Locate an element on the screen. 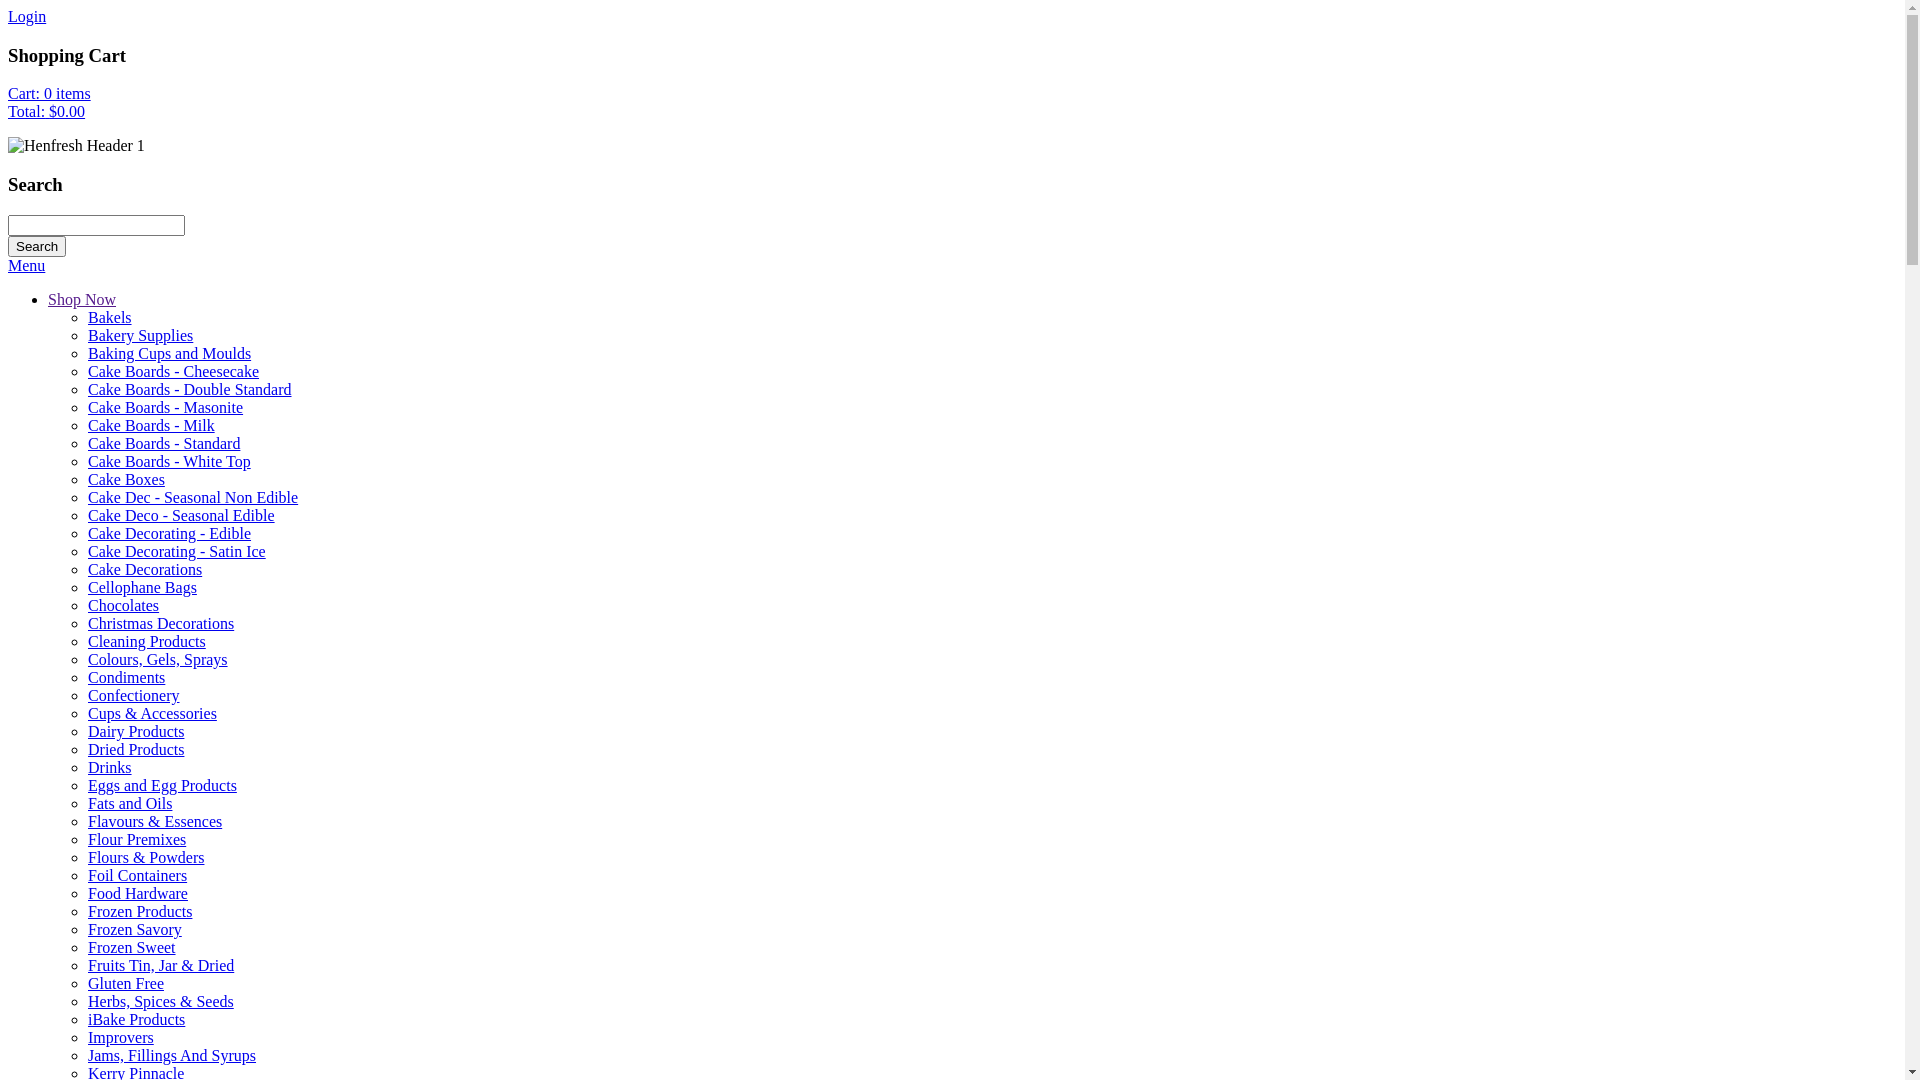  'Cake Dec - Seasonal Non Edible' is located at coordinates (192, 496).